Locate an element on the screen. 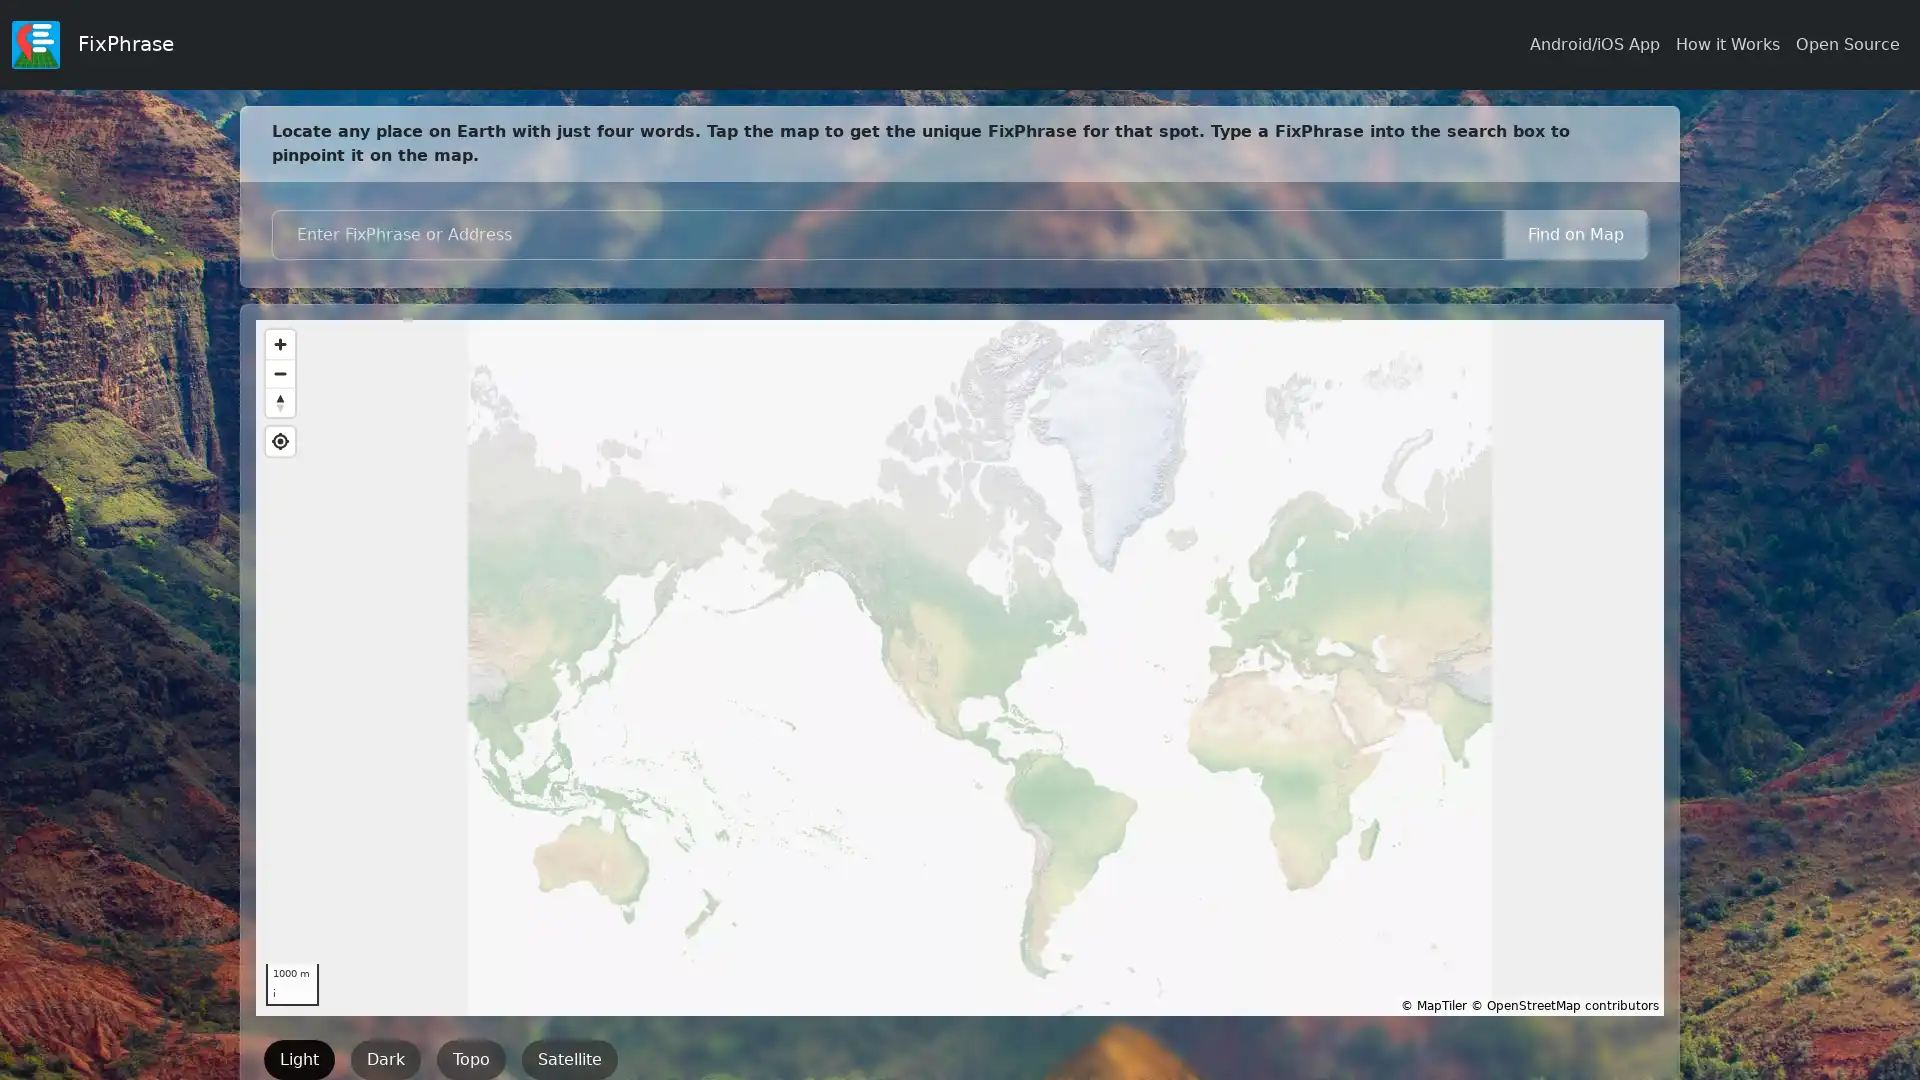  Reset bearing to north is located at coordinates (279, 402).